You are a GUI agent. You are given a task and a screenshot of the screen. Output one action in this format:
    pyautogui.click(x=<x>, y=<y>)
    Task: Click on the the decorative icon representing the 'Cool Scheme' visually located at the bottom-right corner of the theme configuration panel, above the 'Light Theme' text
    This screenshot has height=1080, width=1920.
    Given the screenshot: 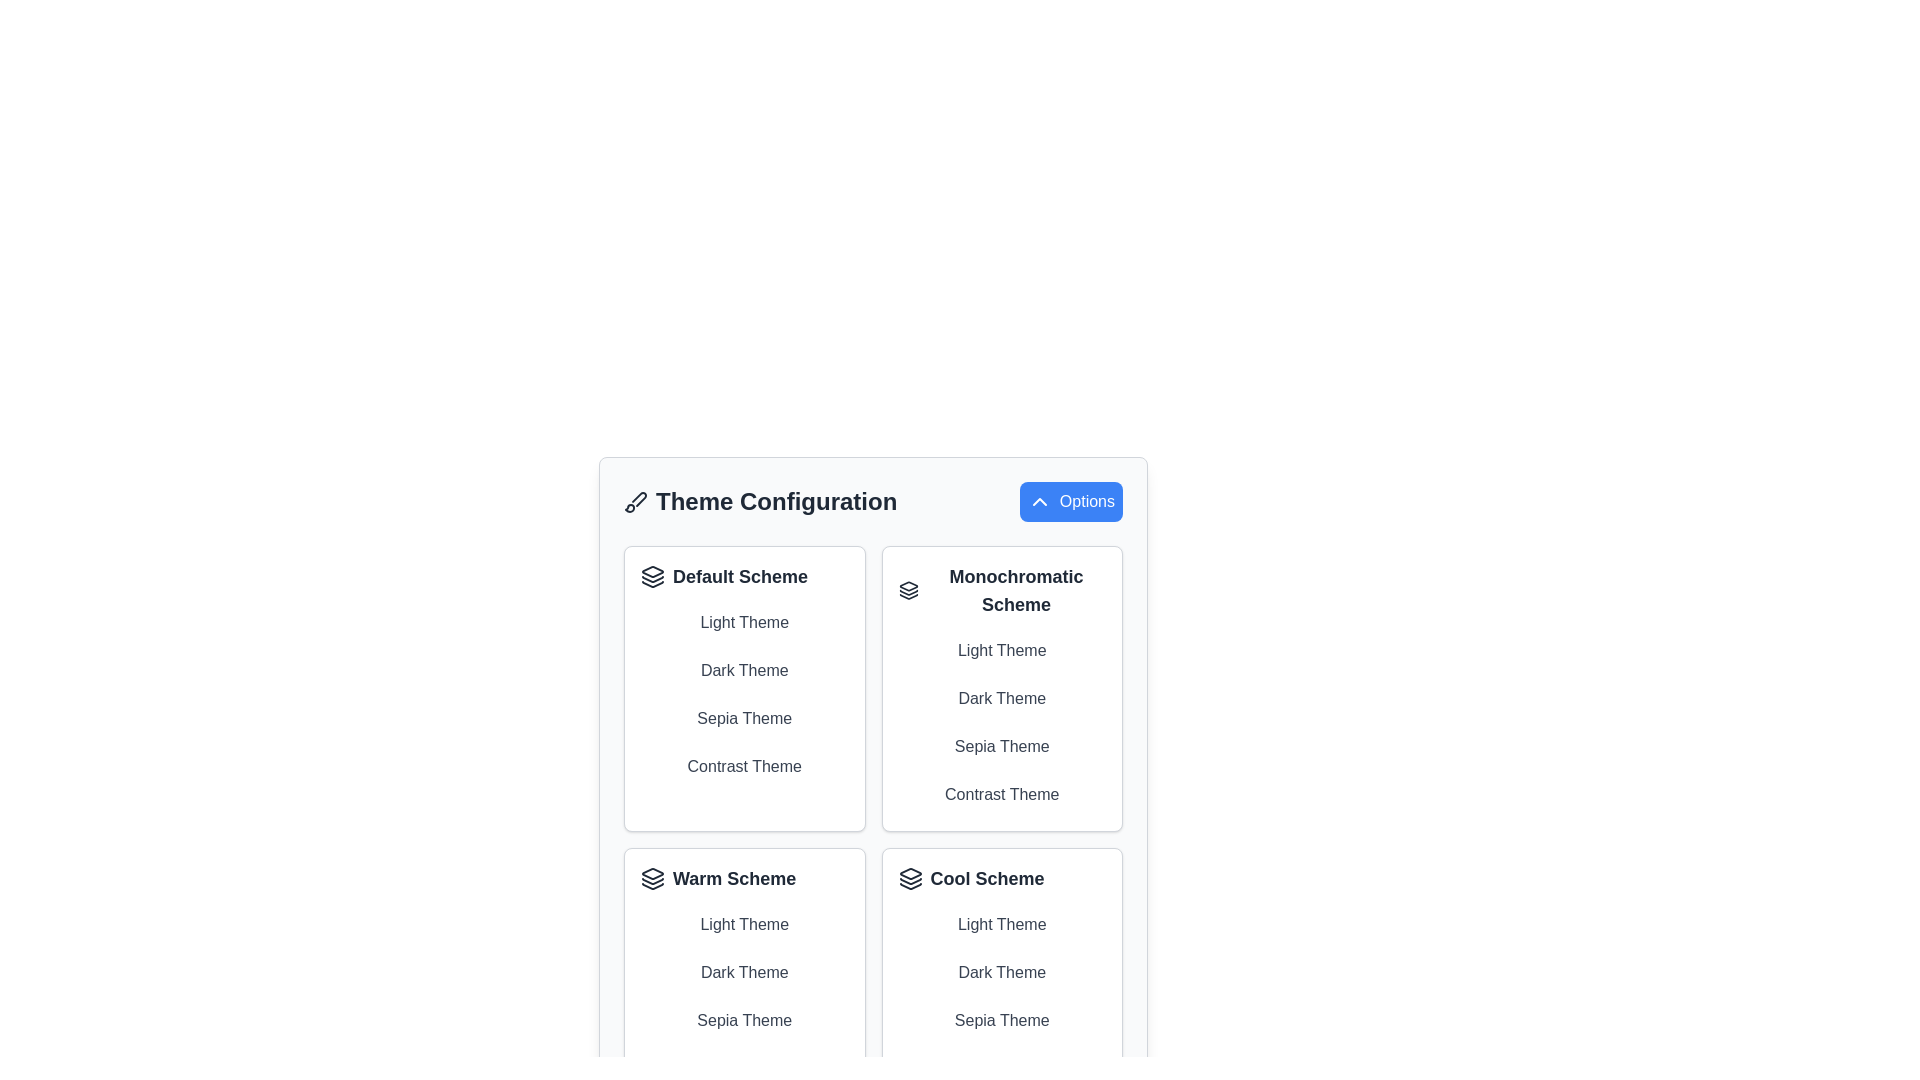 What is the action you would take?
    pyautogui.click(x=909, y=873)
    